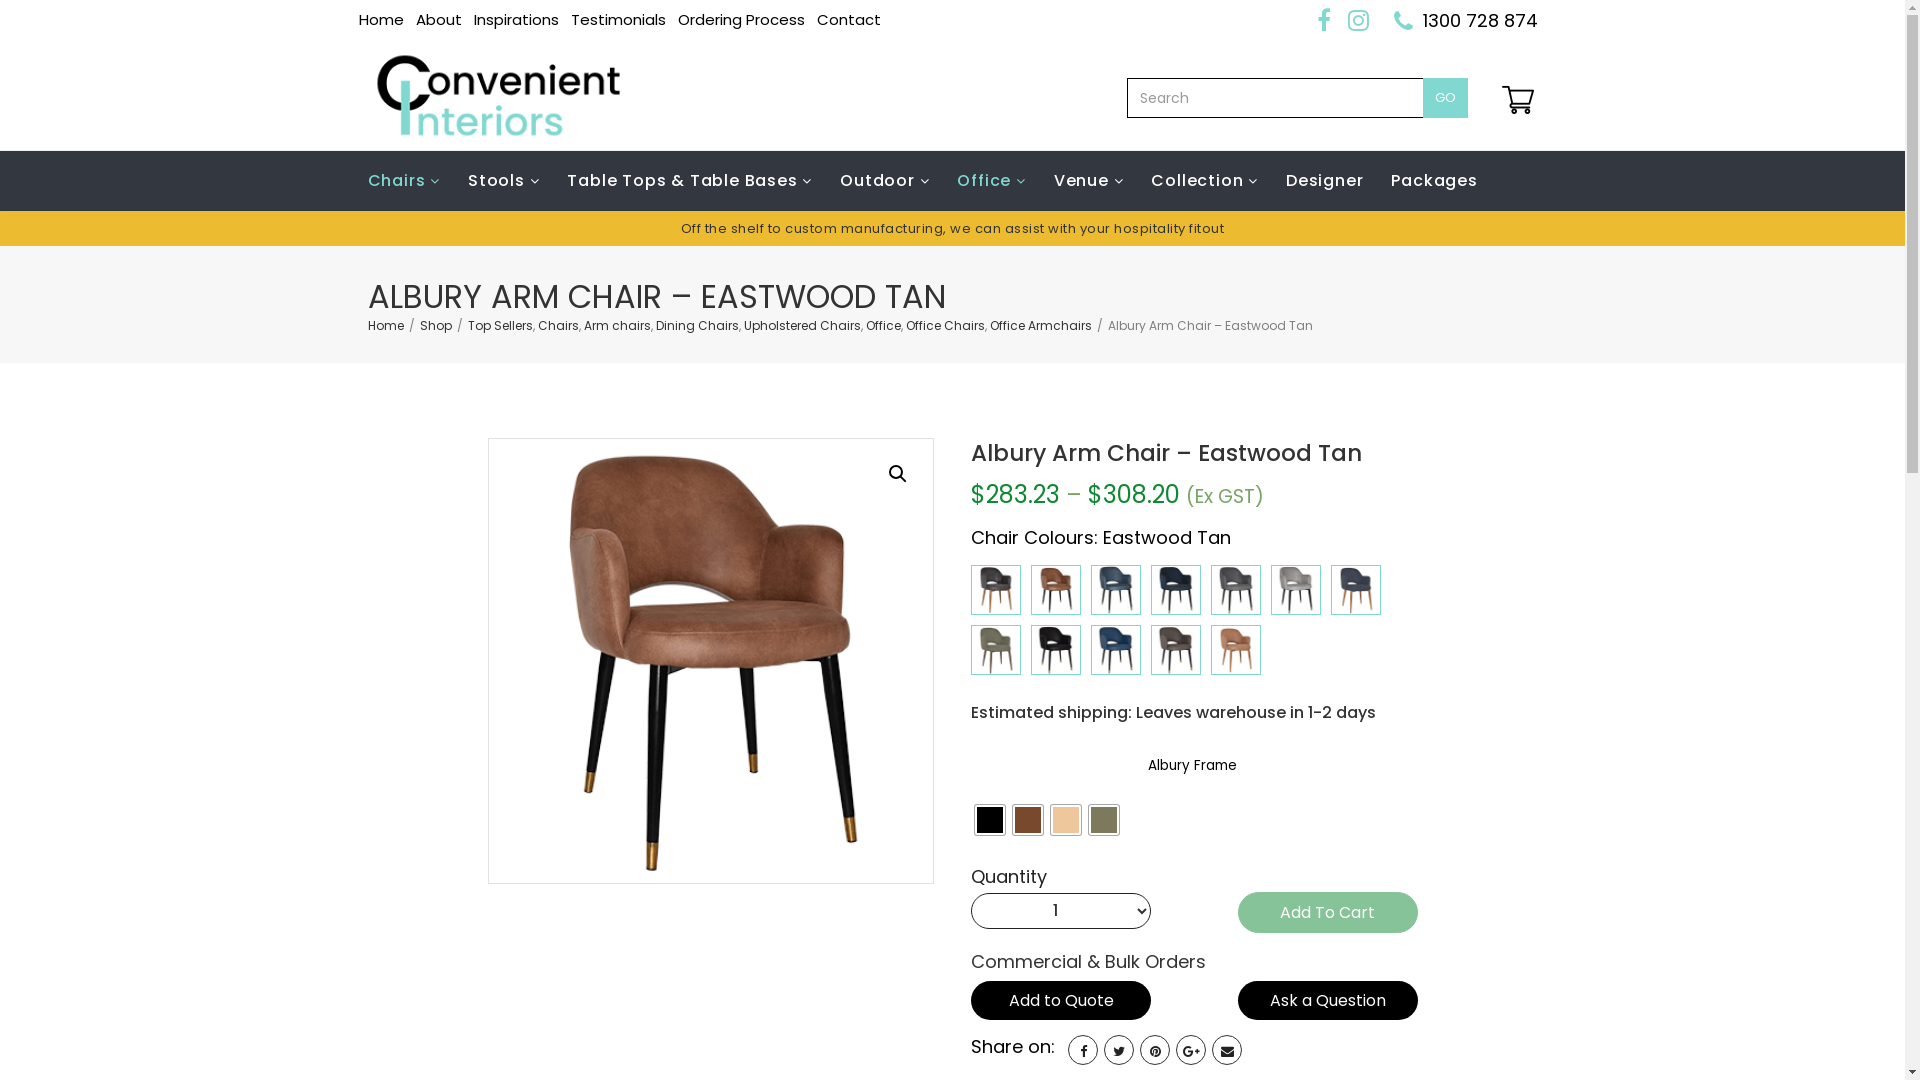 The height and width of the screenshot is (1080, 1920). Describe the element at coordinates (1055, 650) in the screenshot. I see `'Albury Arm Chair - Vinyl Black'` at that location.